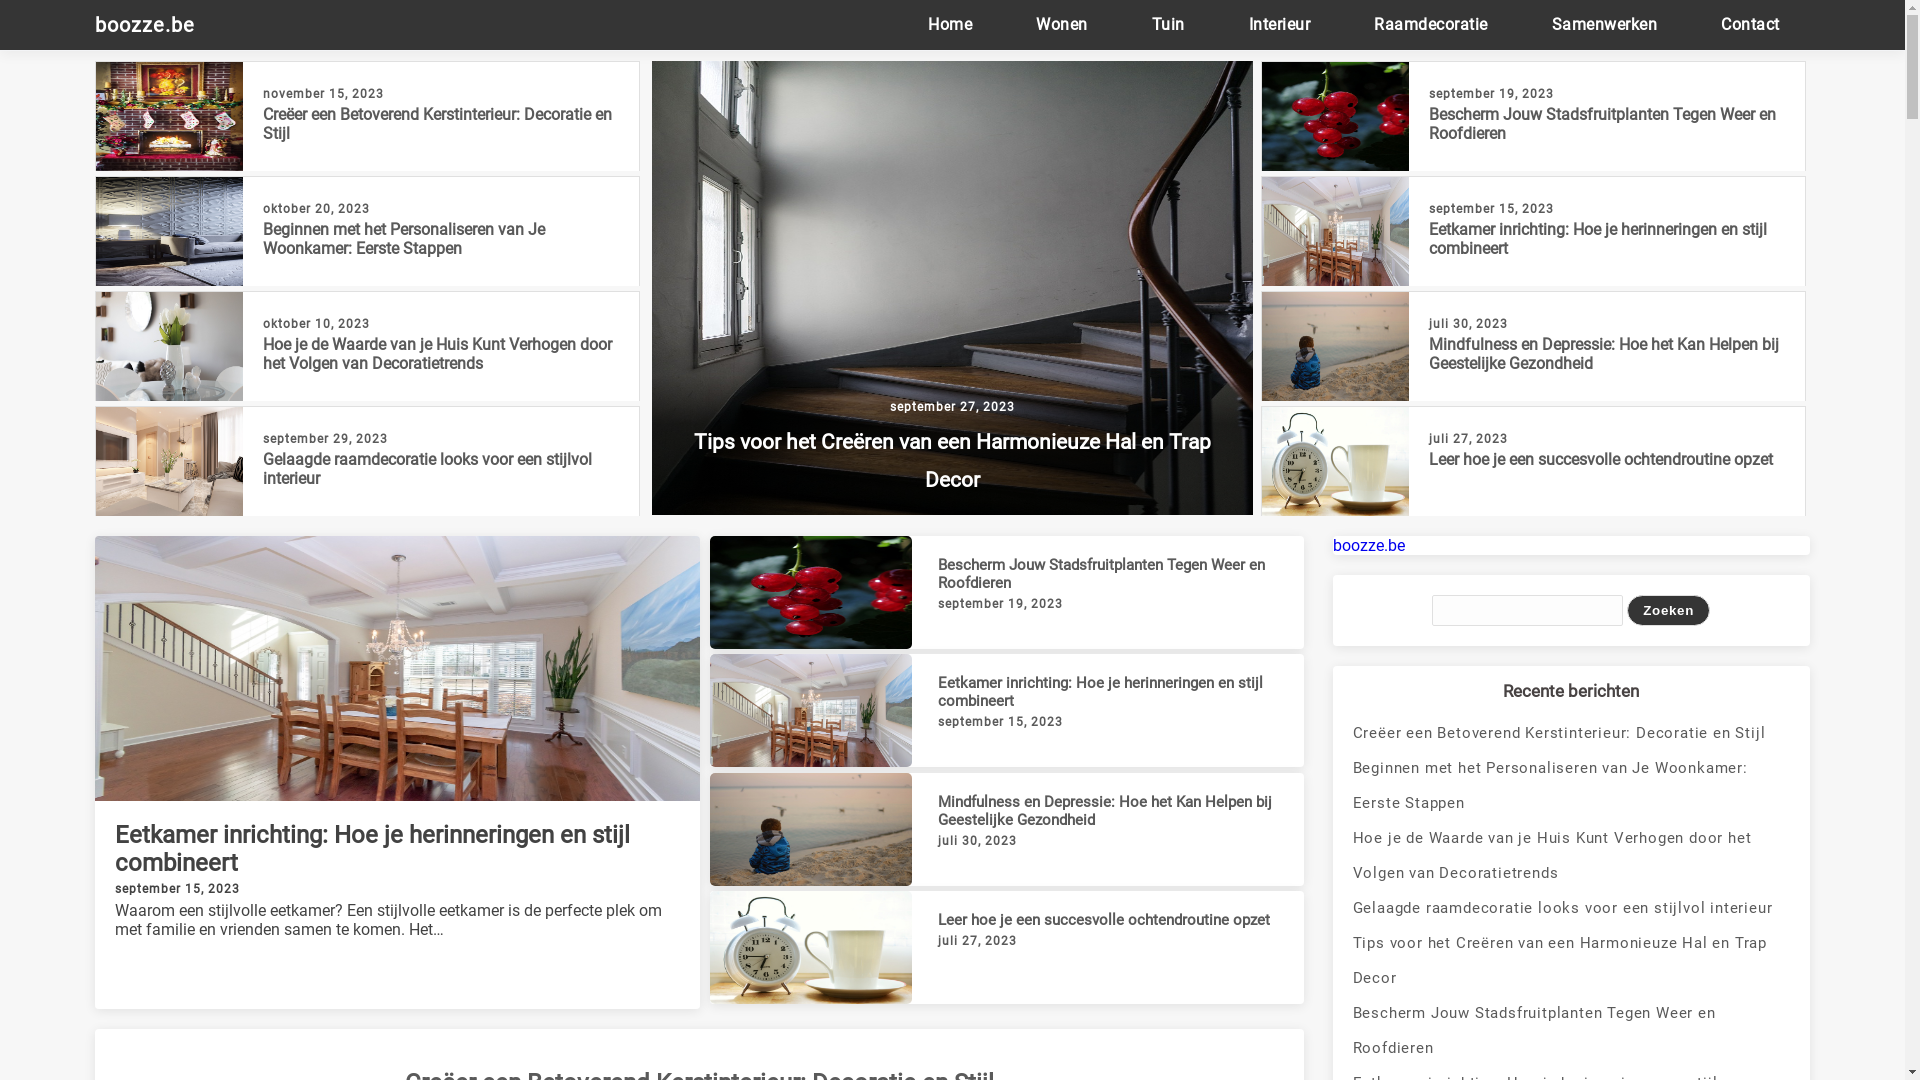 This screenshot has width=1920, height=1080. Describe the element at coordinates (1280, 24) in the screenshot. I see `'Interieur'` at that location.